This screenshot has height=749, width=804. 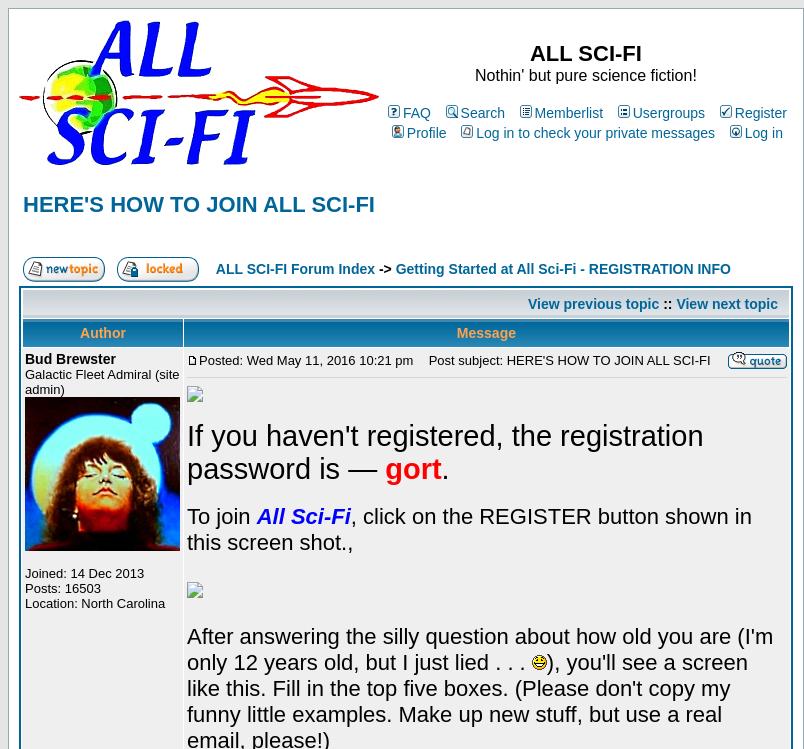 I want to click on 'View previous topic', so click(x=592, y=301).